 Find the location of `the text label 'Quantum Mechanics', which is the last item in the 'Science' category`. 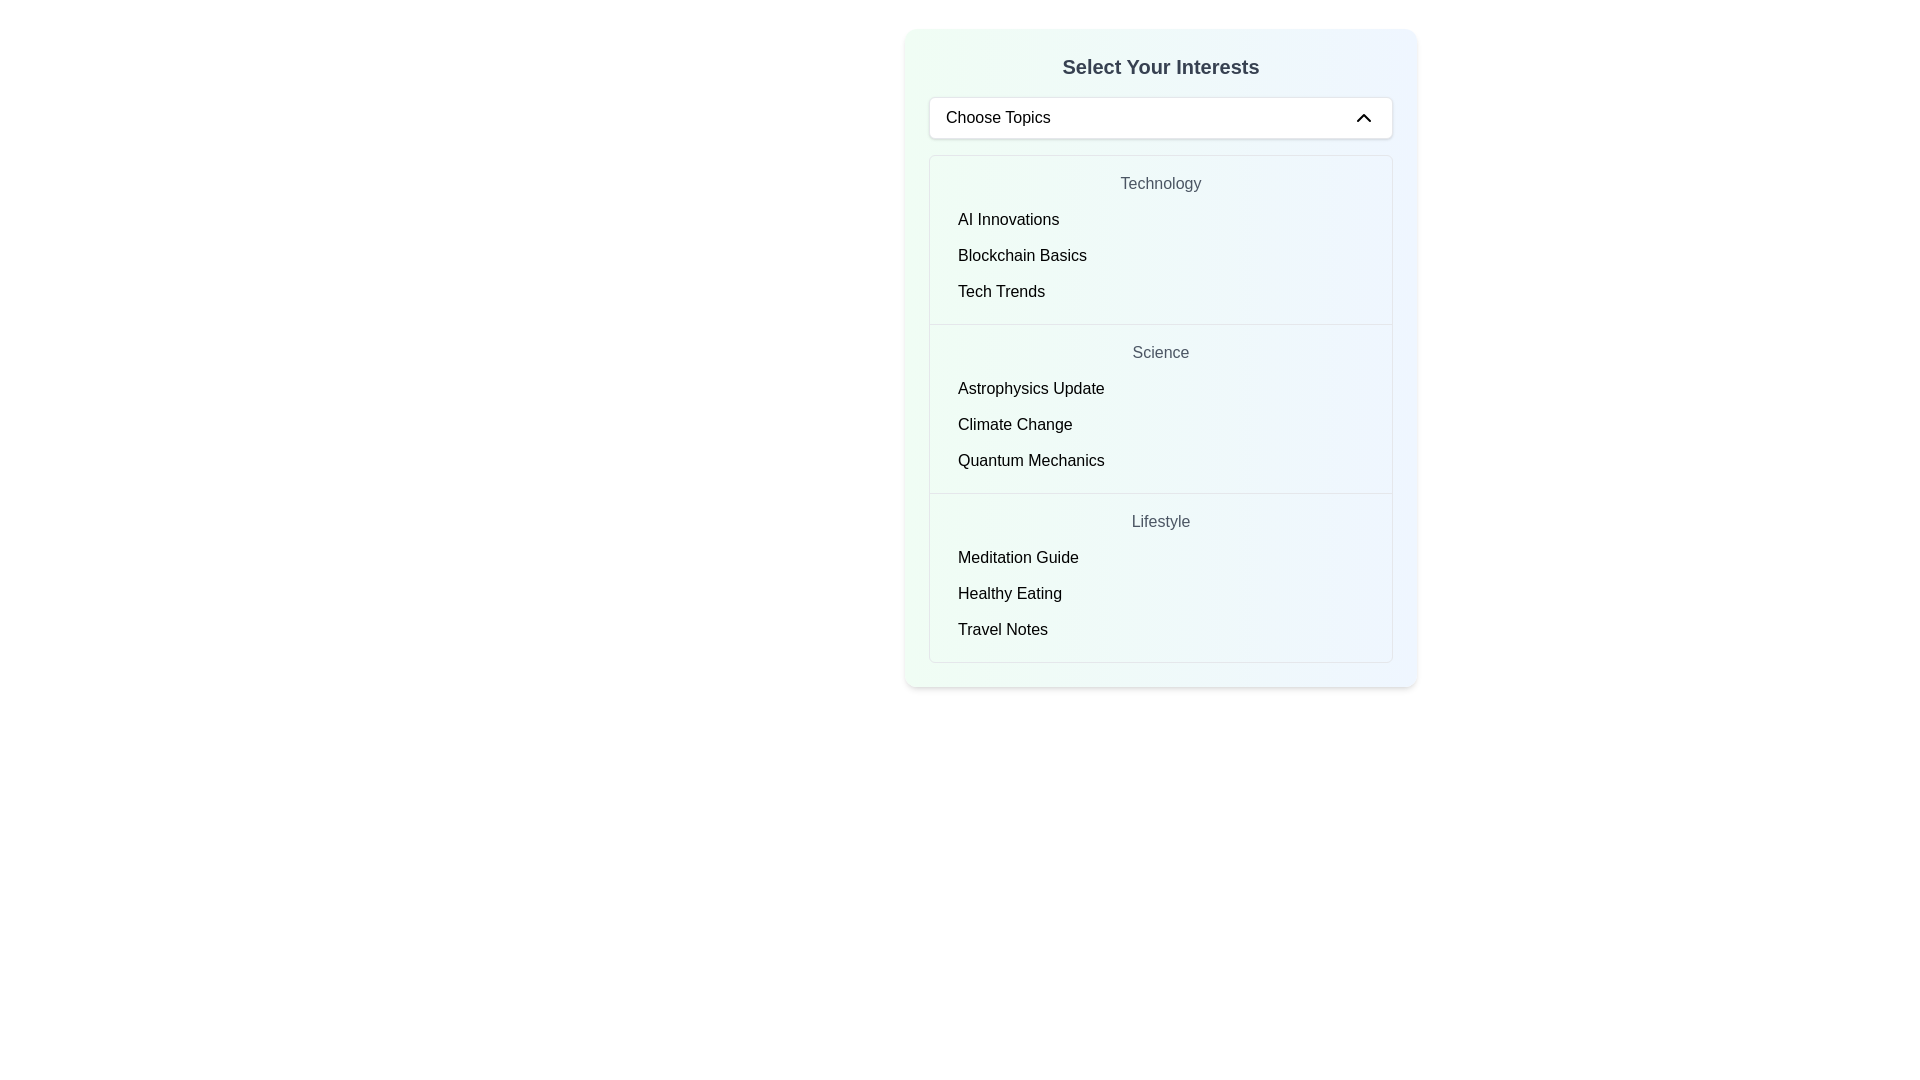

the text label 'Quantum Mechanics', which is the last item in the 'Science' category is located at coordinates (1031, 461).